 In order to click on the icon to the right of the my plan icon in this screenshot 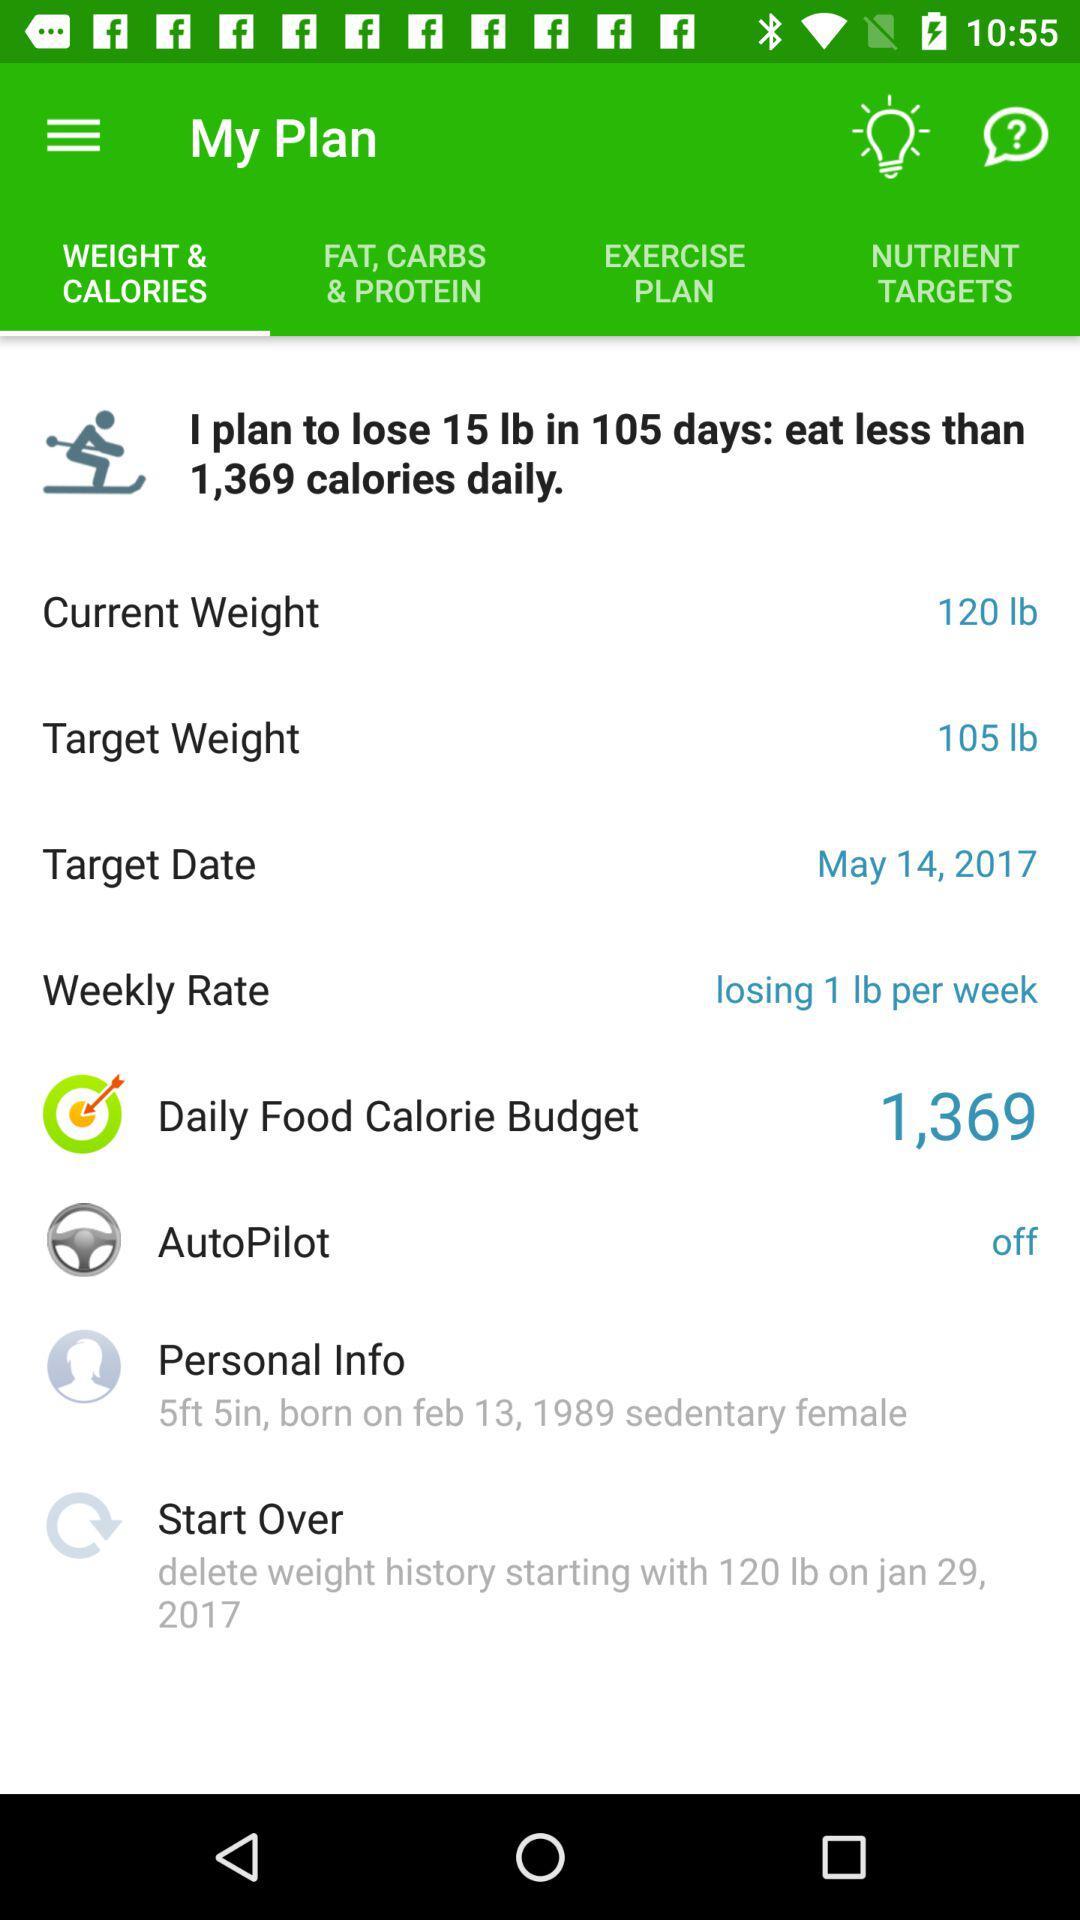, I will do `click(890, 135)`.